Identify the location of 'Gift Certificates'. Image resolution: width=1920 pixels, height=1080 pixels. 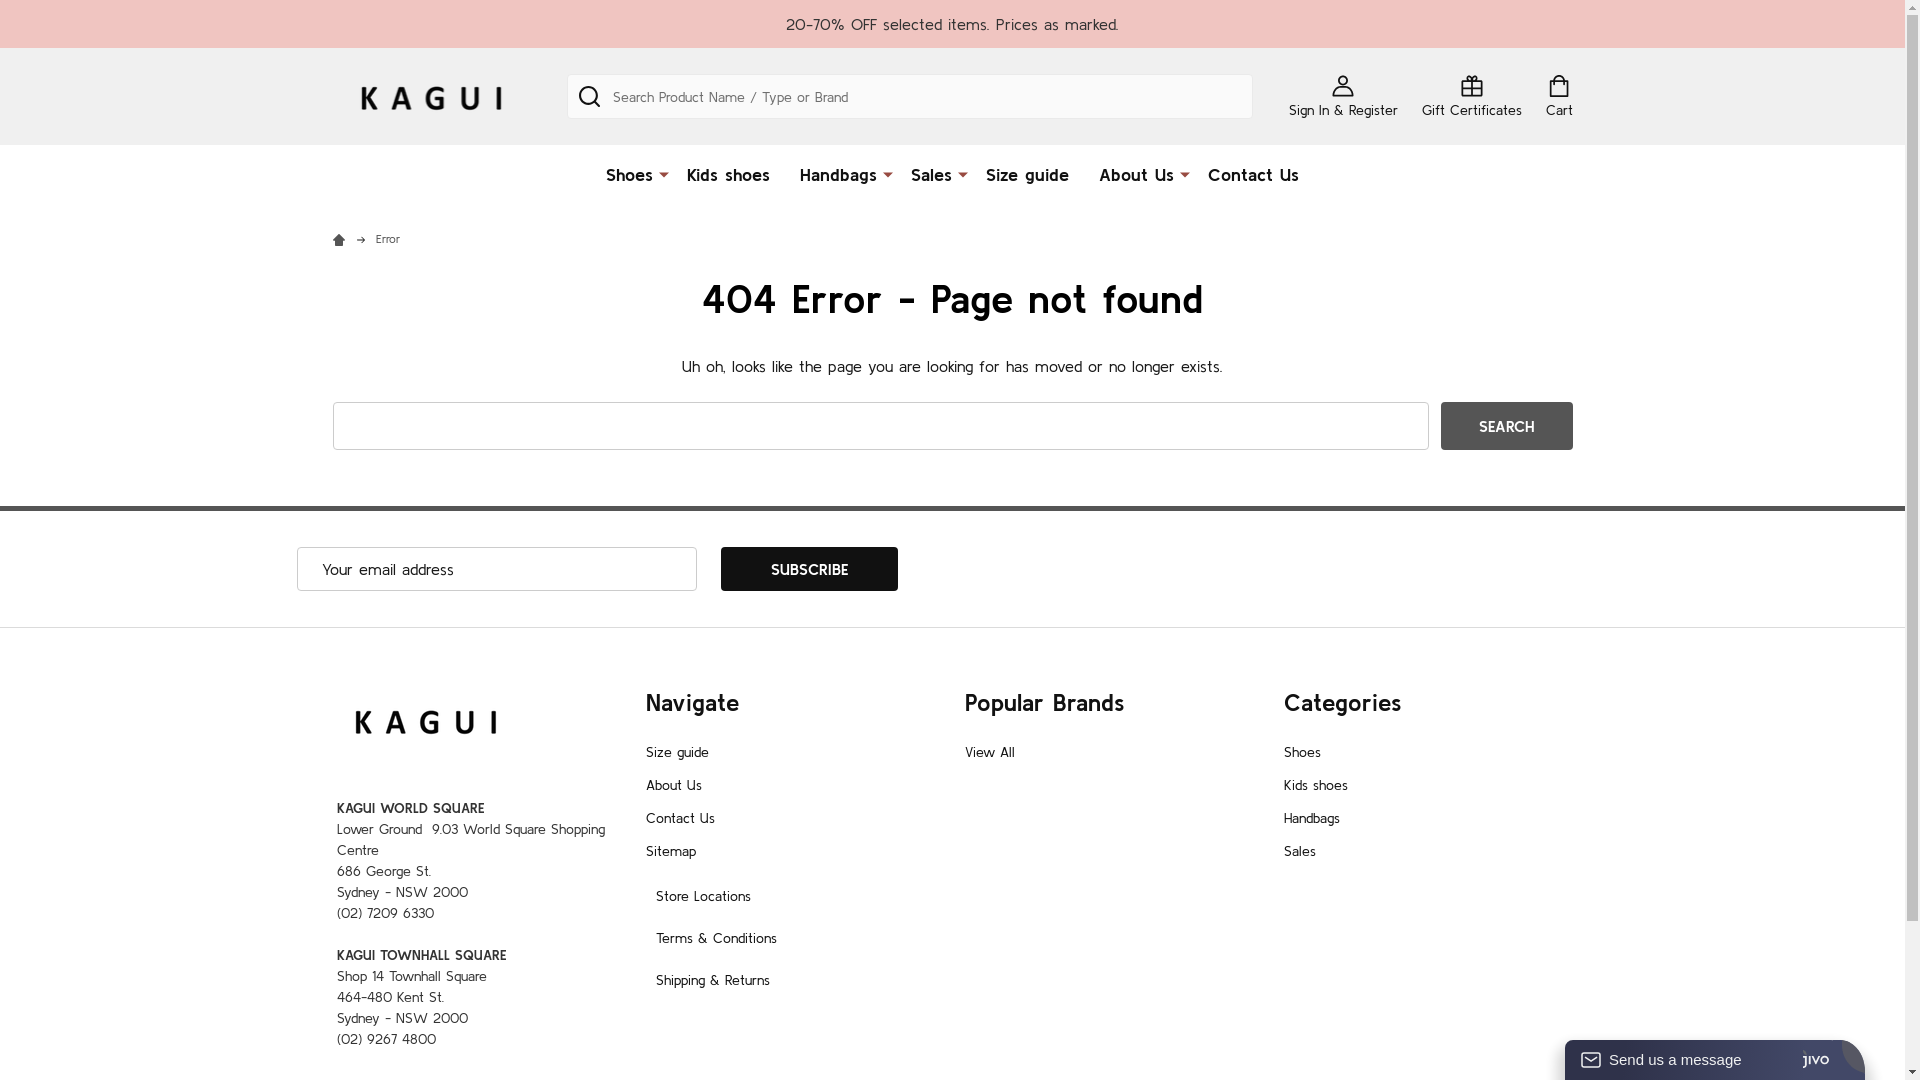
(1472, 96).